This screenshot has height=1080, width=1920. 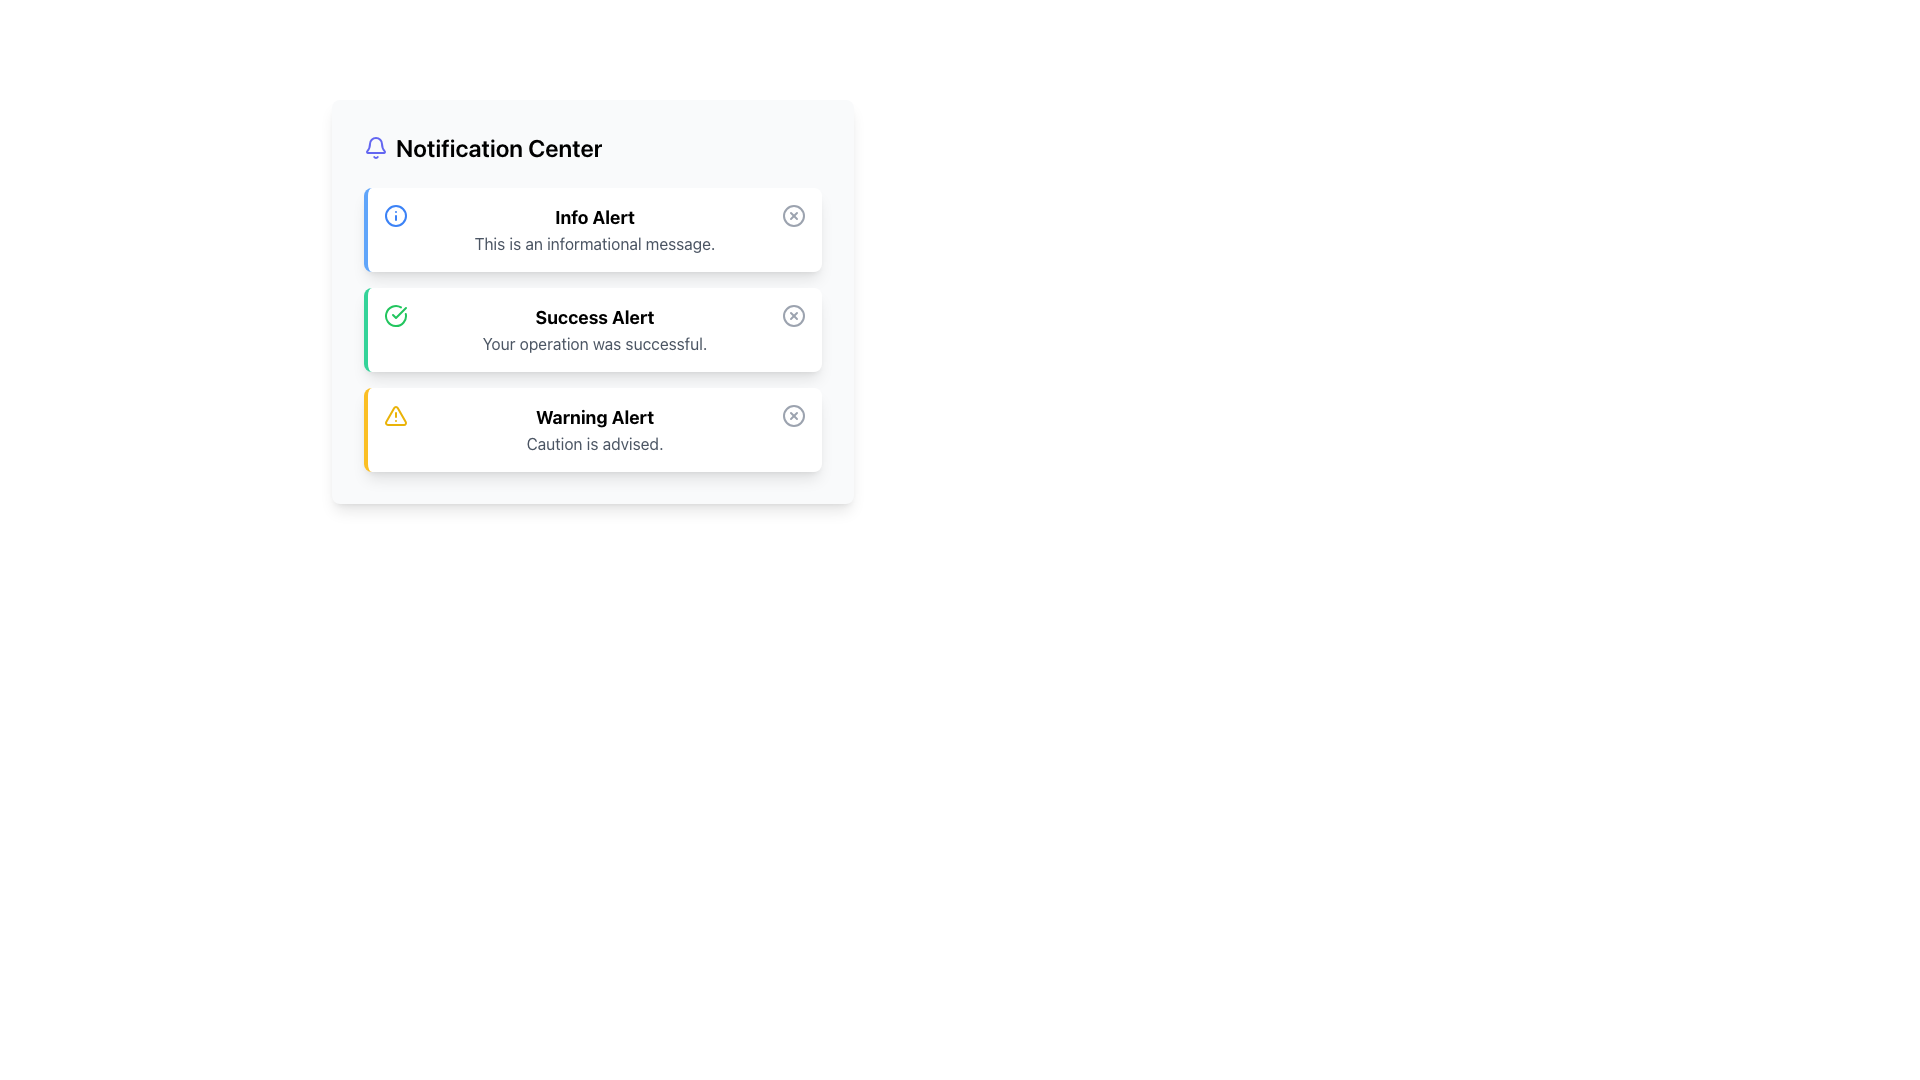 What do you see at coordinates (594, 242) in the screenshot?
I see `the non-interactive text label that provides explanatory information beneath the 'Info Alert' text in the first notification box` at bounding box center [594, 242].